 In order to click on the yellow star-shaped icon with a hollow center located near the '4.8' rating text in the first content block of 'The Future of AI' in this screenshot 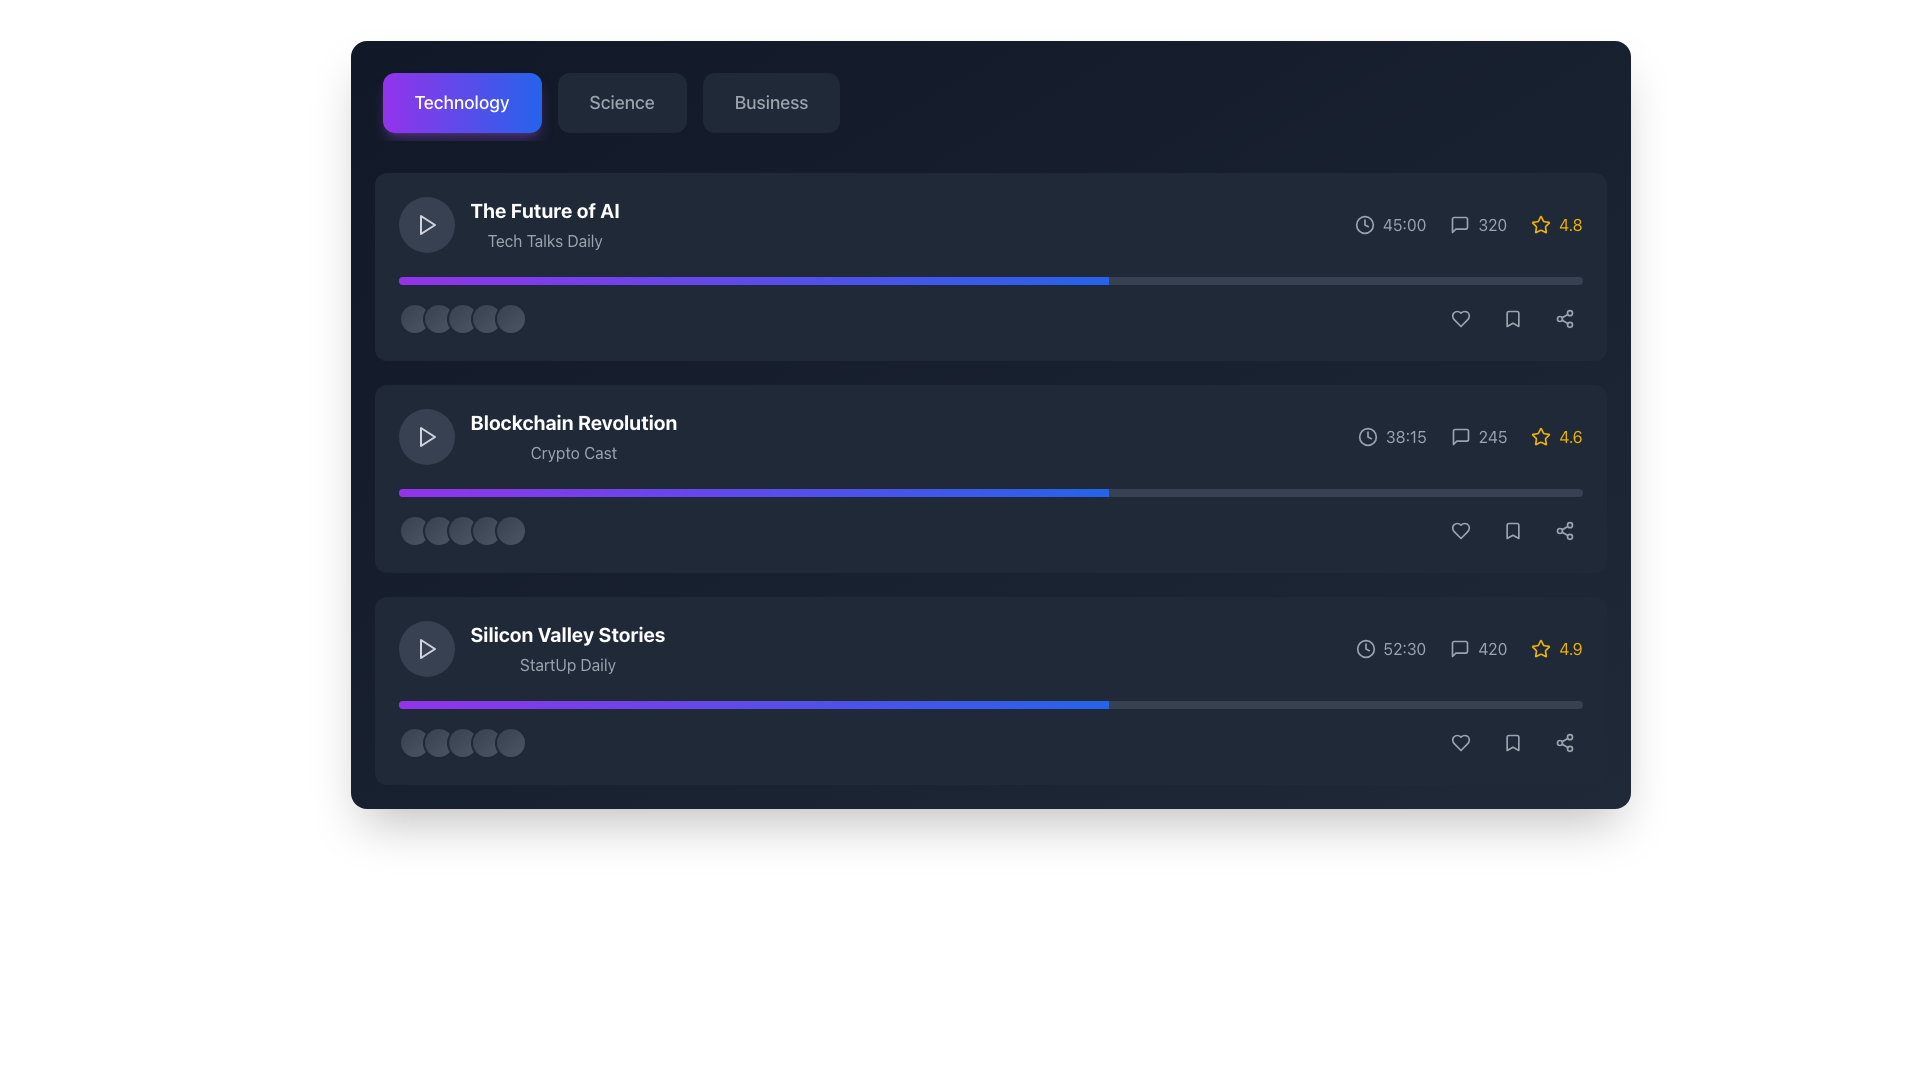, I will do `click(1540, 224)`.